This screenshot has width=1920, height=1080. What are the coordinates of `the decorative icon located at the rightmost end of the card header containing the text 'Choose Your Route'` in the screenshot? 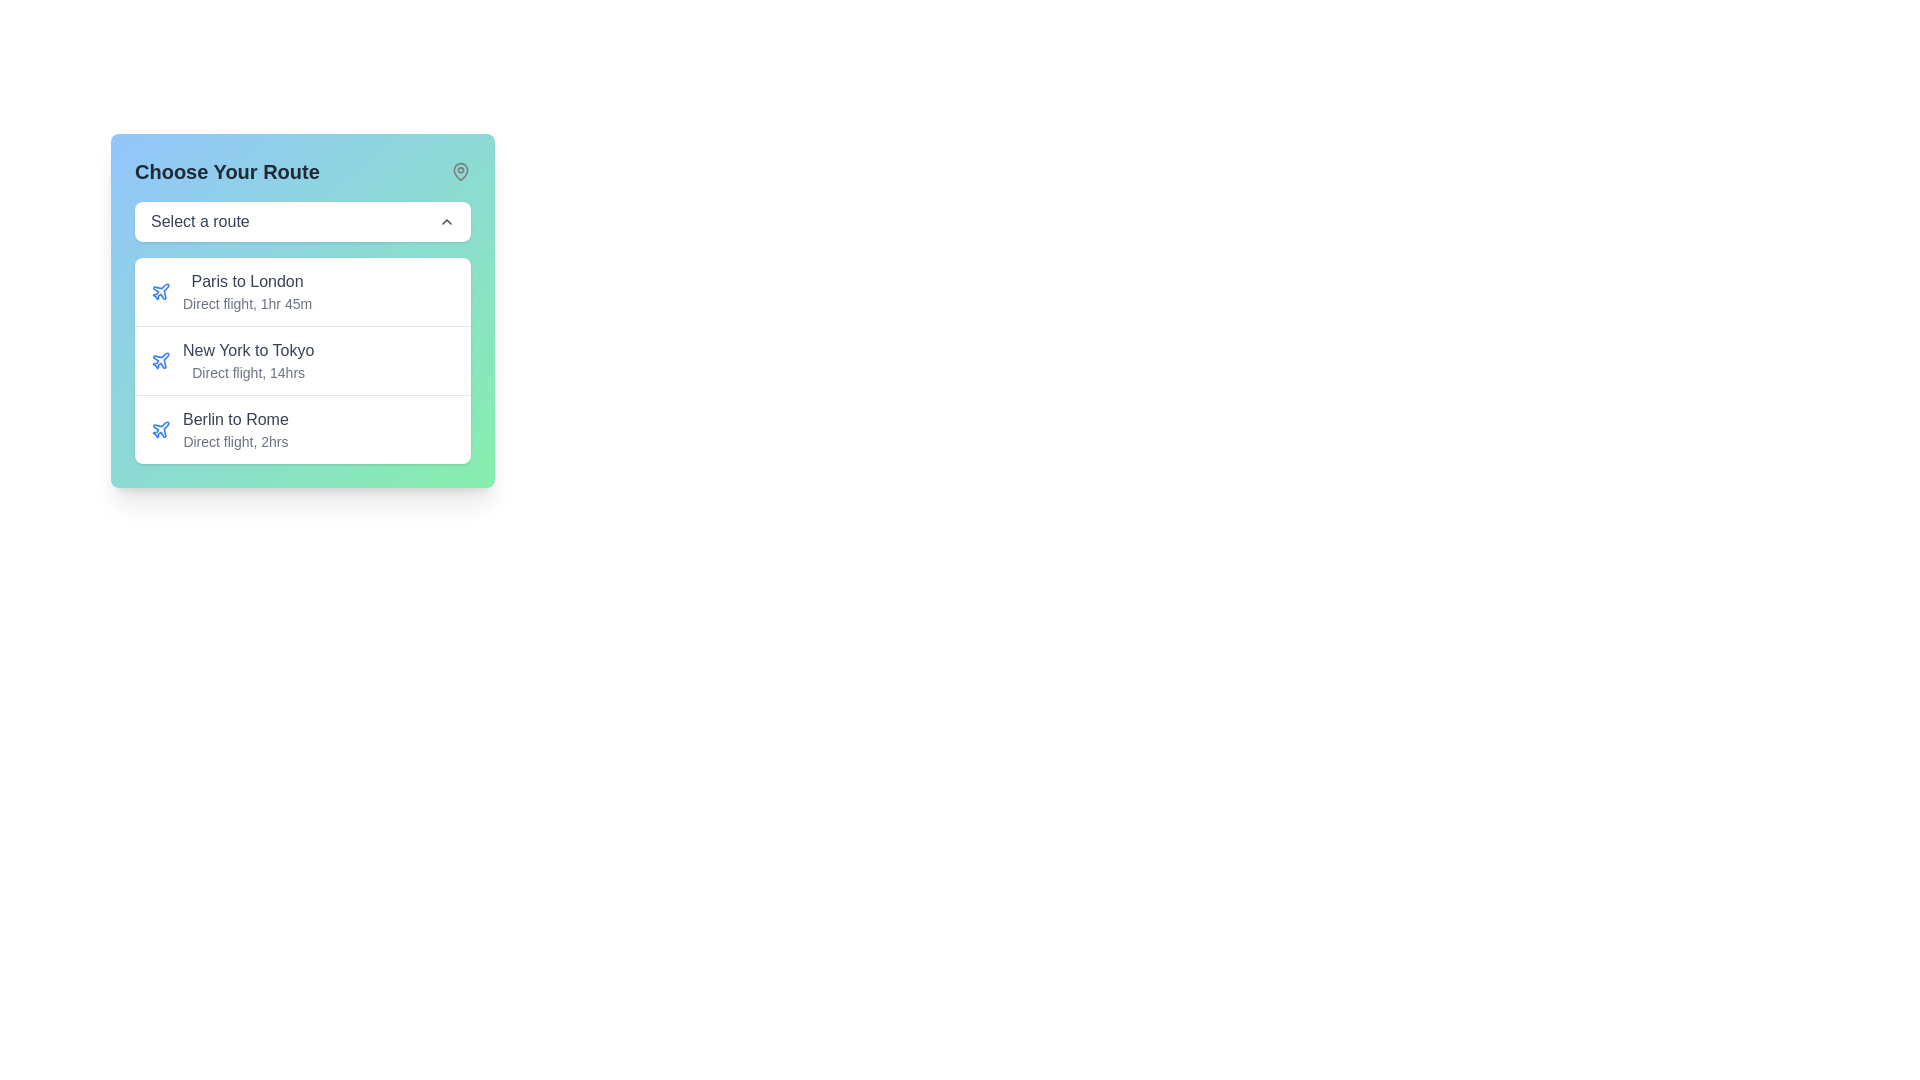 It's located at (459, 171).